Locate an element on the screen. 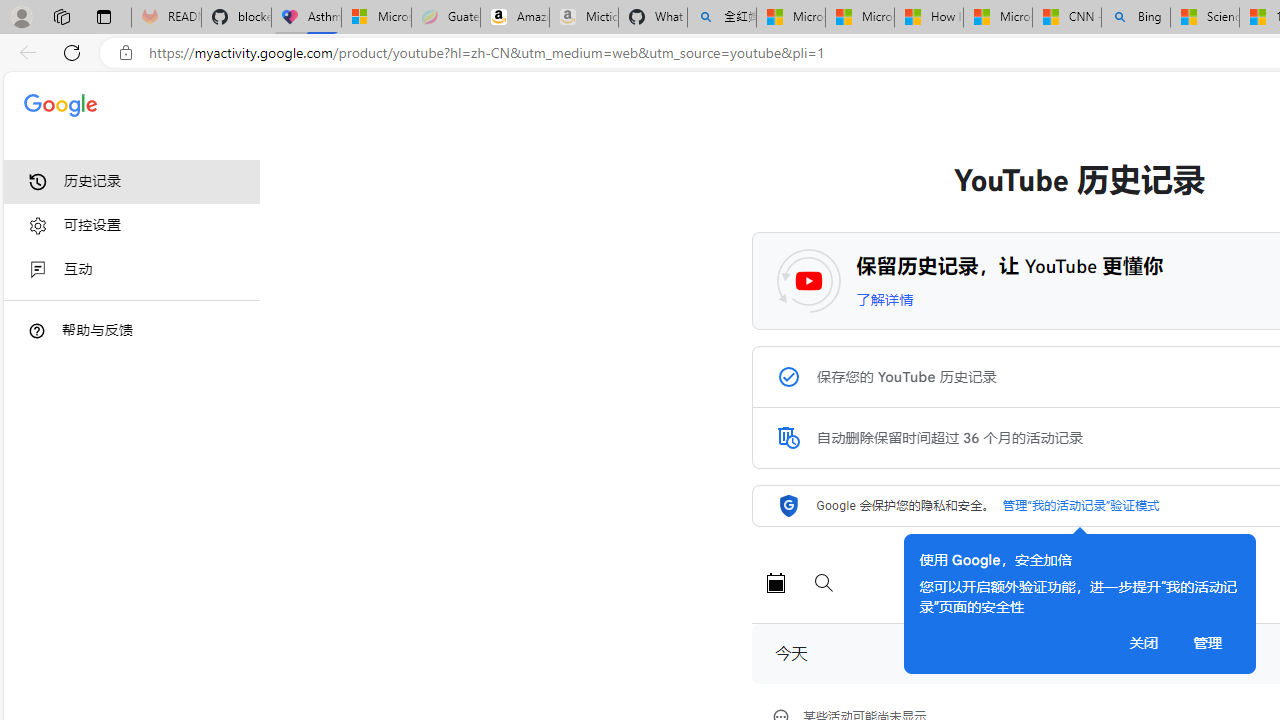 The image size is (1280, 720). 'Bing' is located at coordinates (1136, 17).